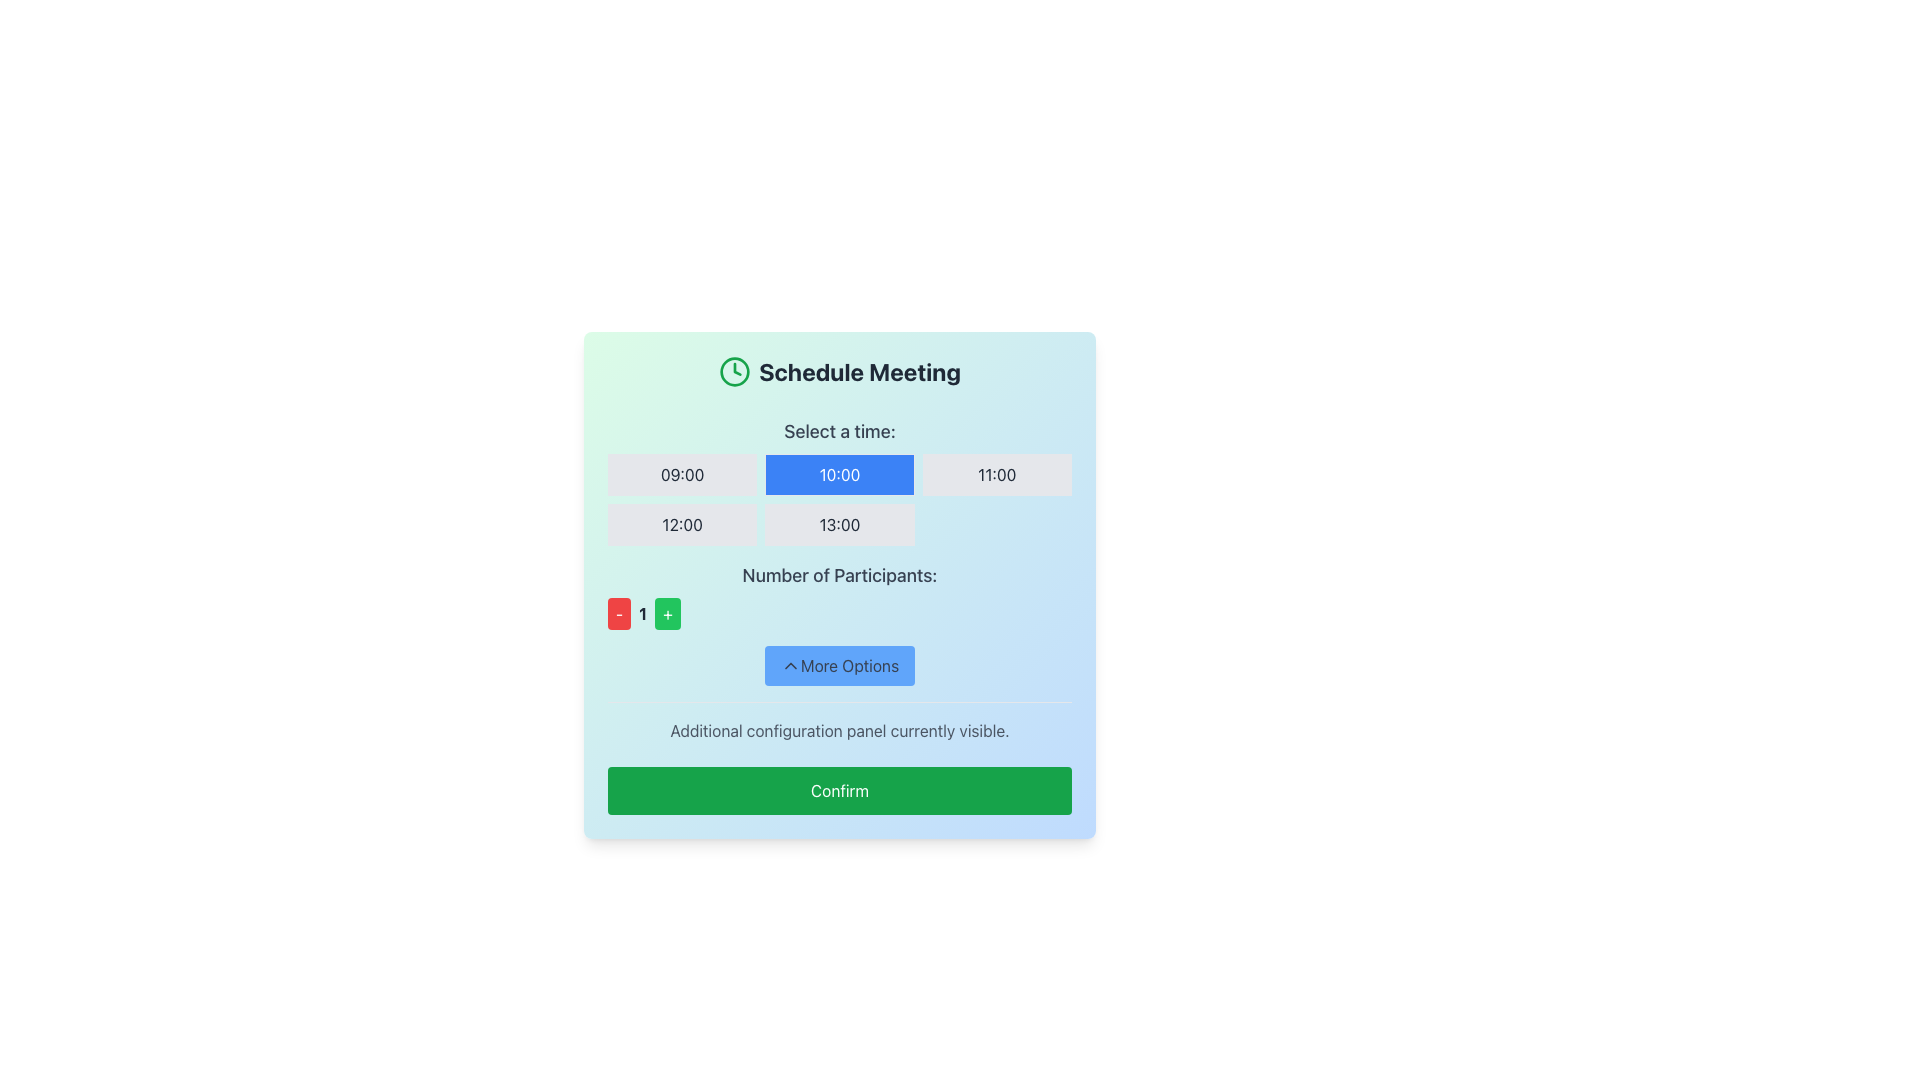  I want to click on the static text element displaying the bold number '1', which is positioned between the '-' and '+' buttons, under the heading 'Number of Participants:' on a blue gradient panel, so click(643, 612).